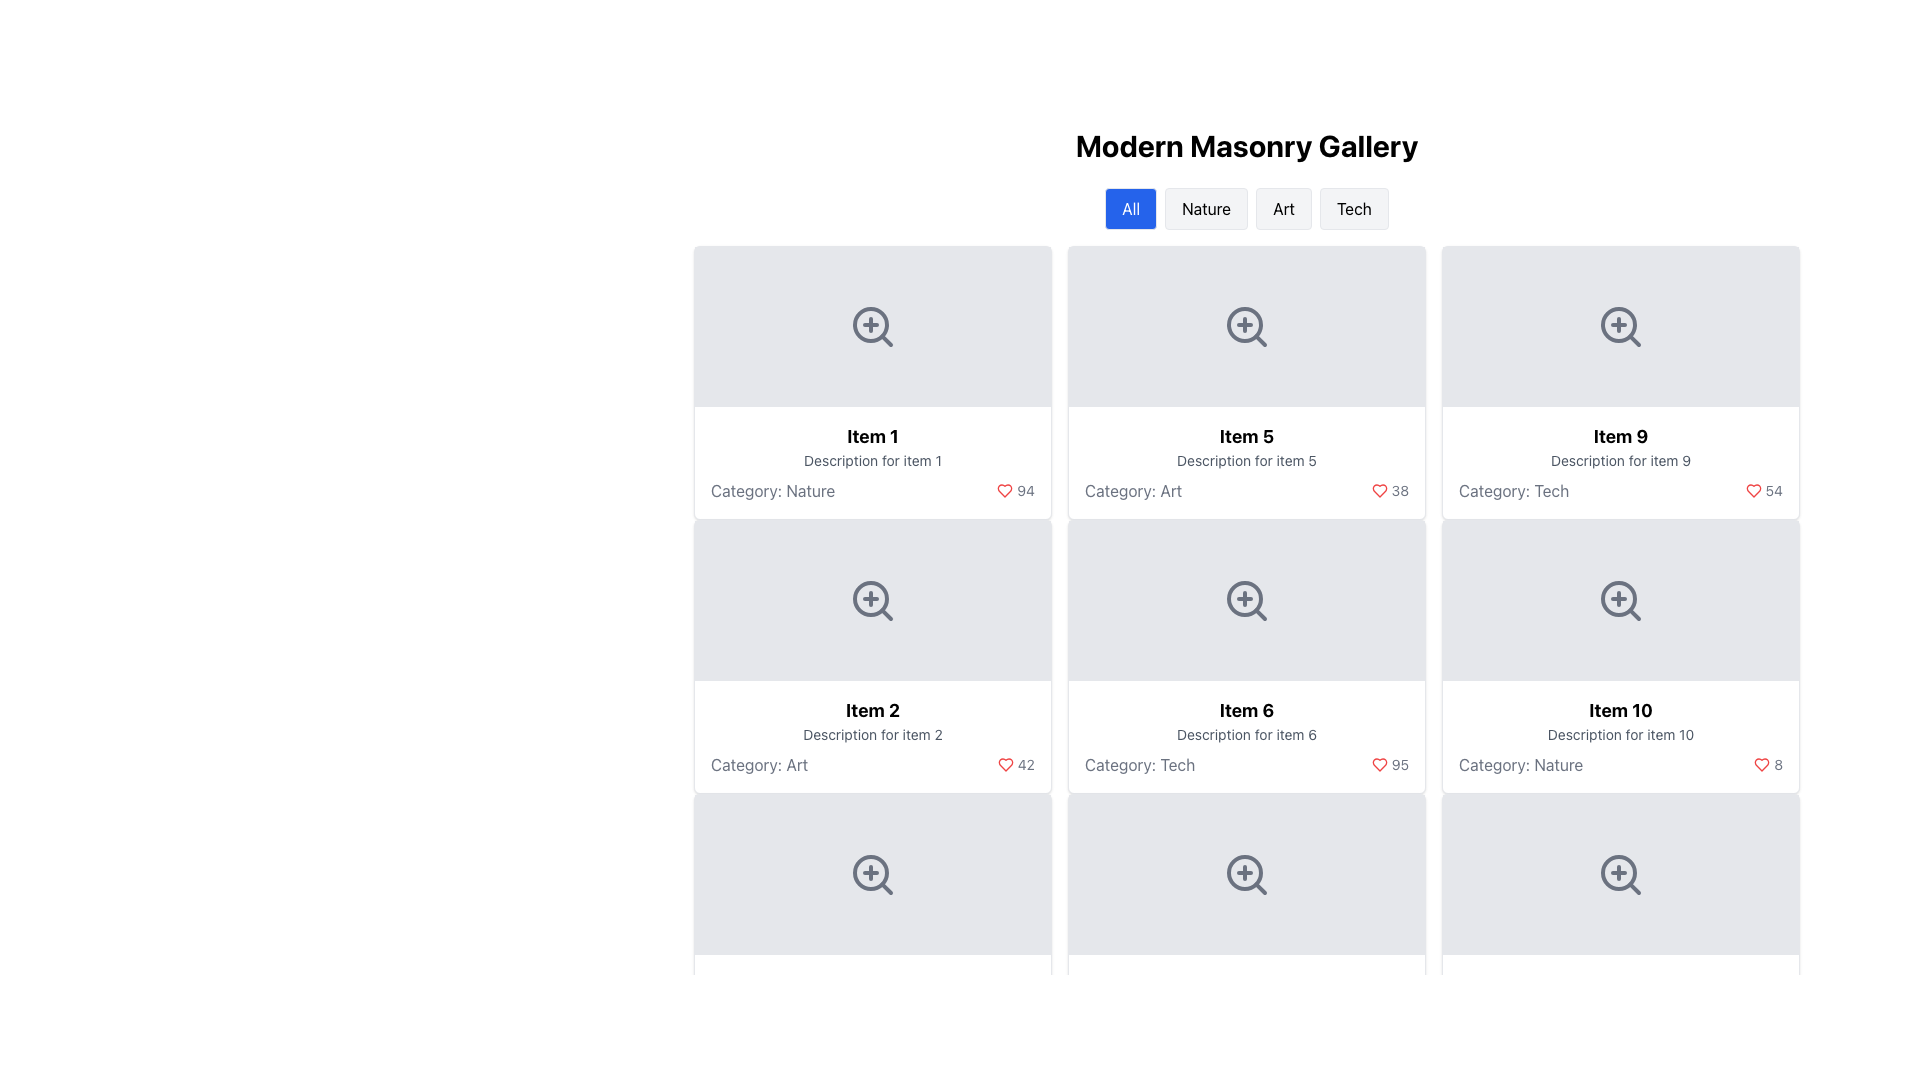 Image resolution: width=1920 pixels, height=1080 pixels. What do you see at coordinates (1752, 490) in the screenshot?
I see `the red heart icon to like the item associated with 'Item 9', which is located in the details section of the grid layout` at bounding box center [1752, 490].